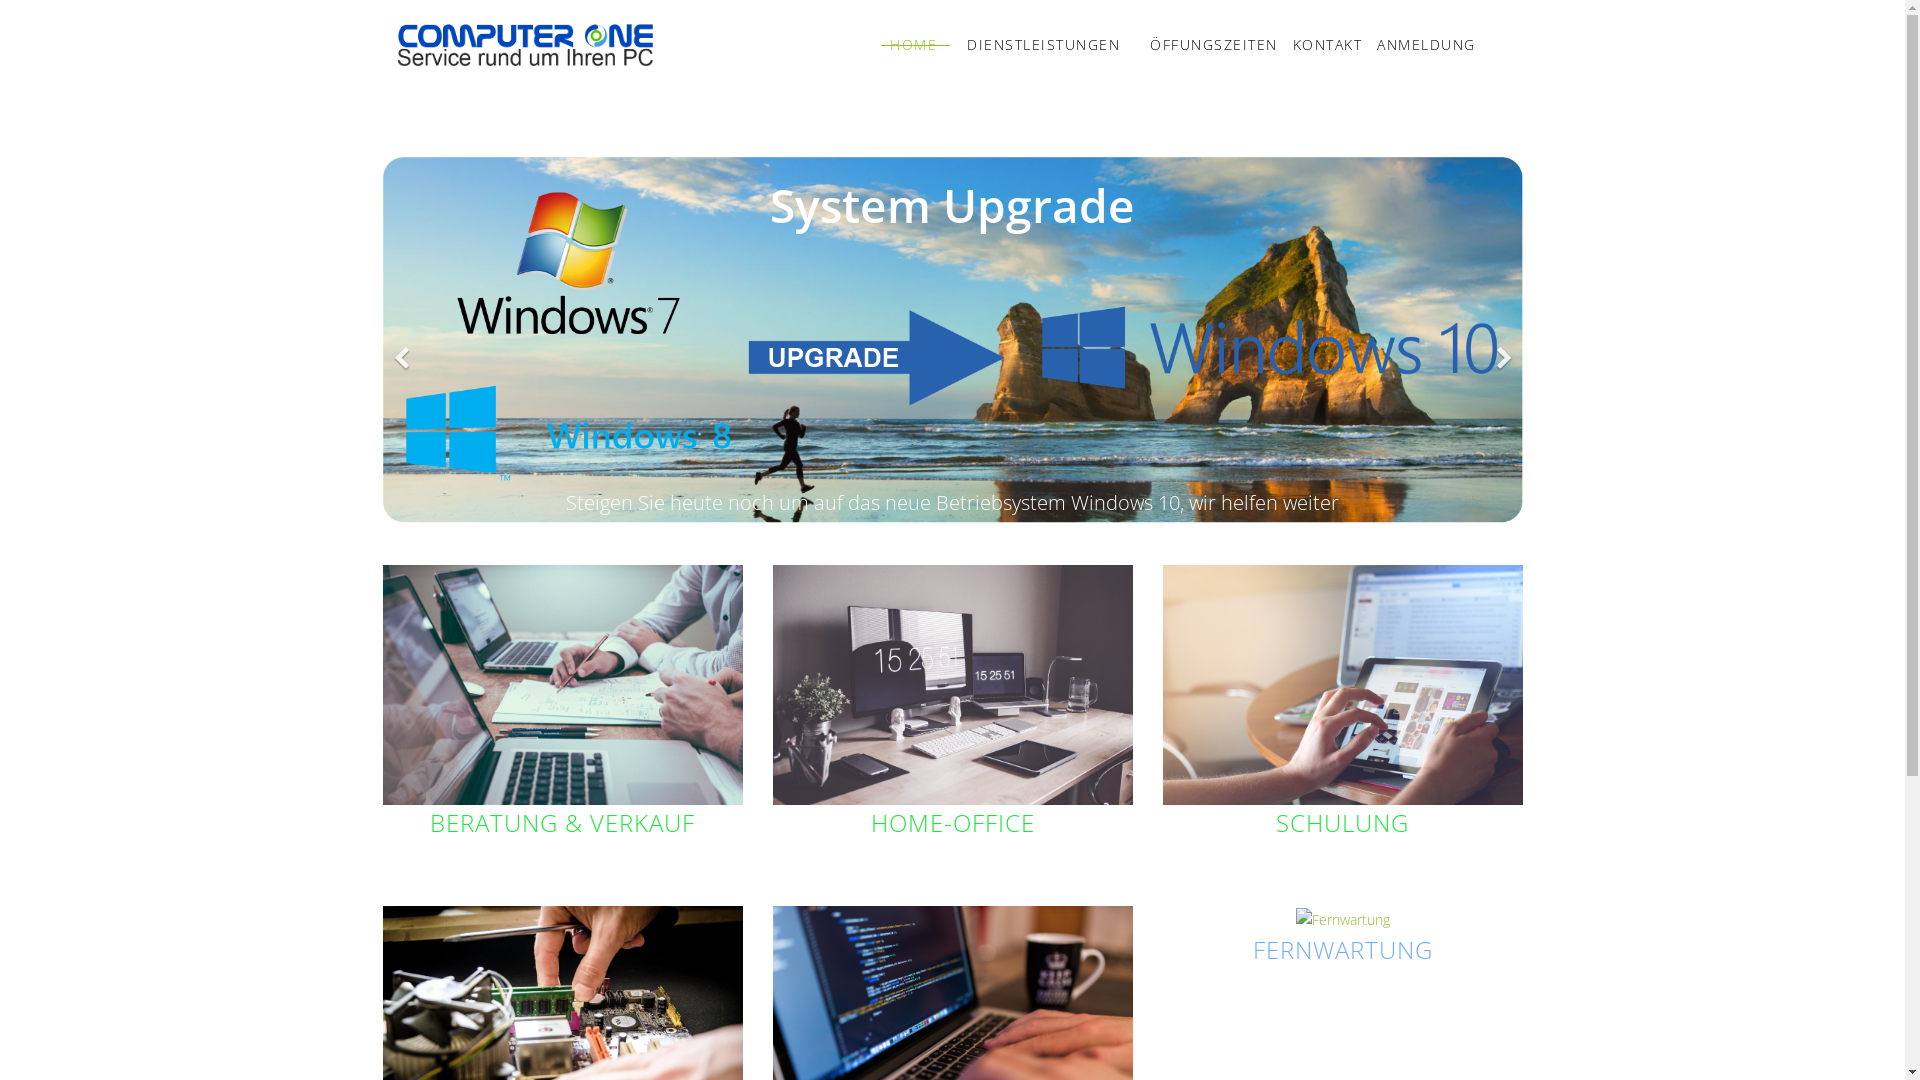 The height and width of the screenshot is (1080, 1920). I want to click on 'Beratung & Verkauf', so click(560, 684).